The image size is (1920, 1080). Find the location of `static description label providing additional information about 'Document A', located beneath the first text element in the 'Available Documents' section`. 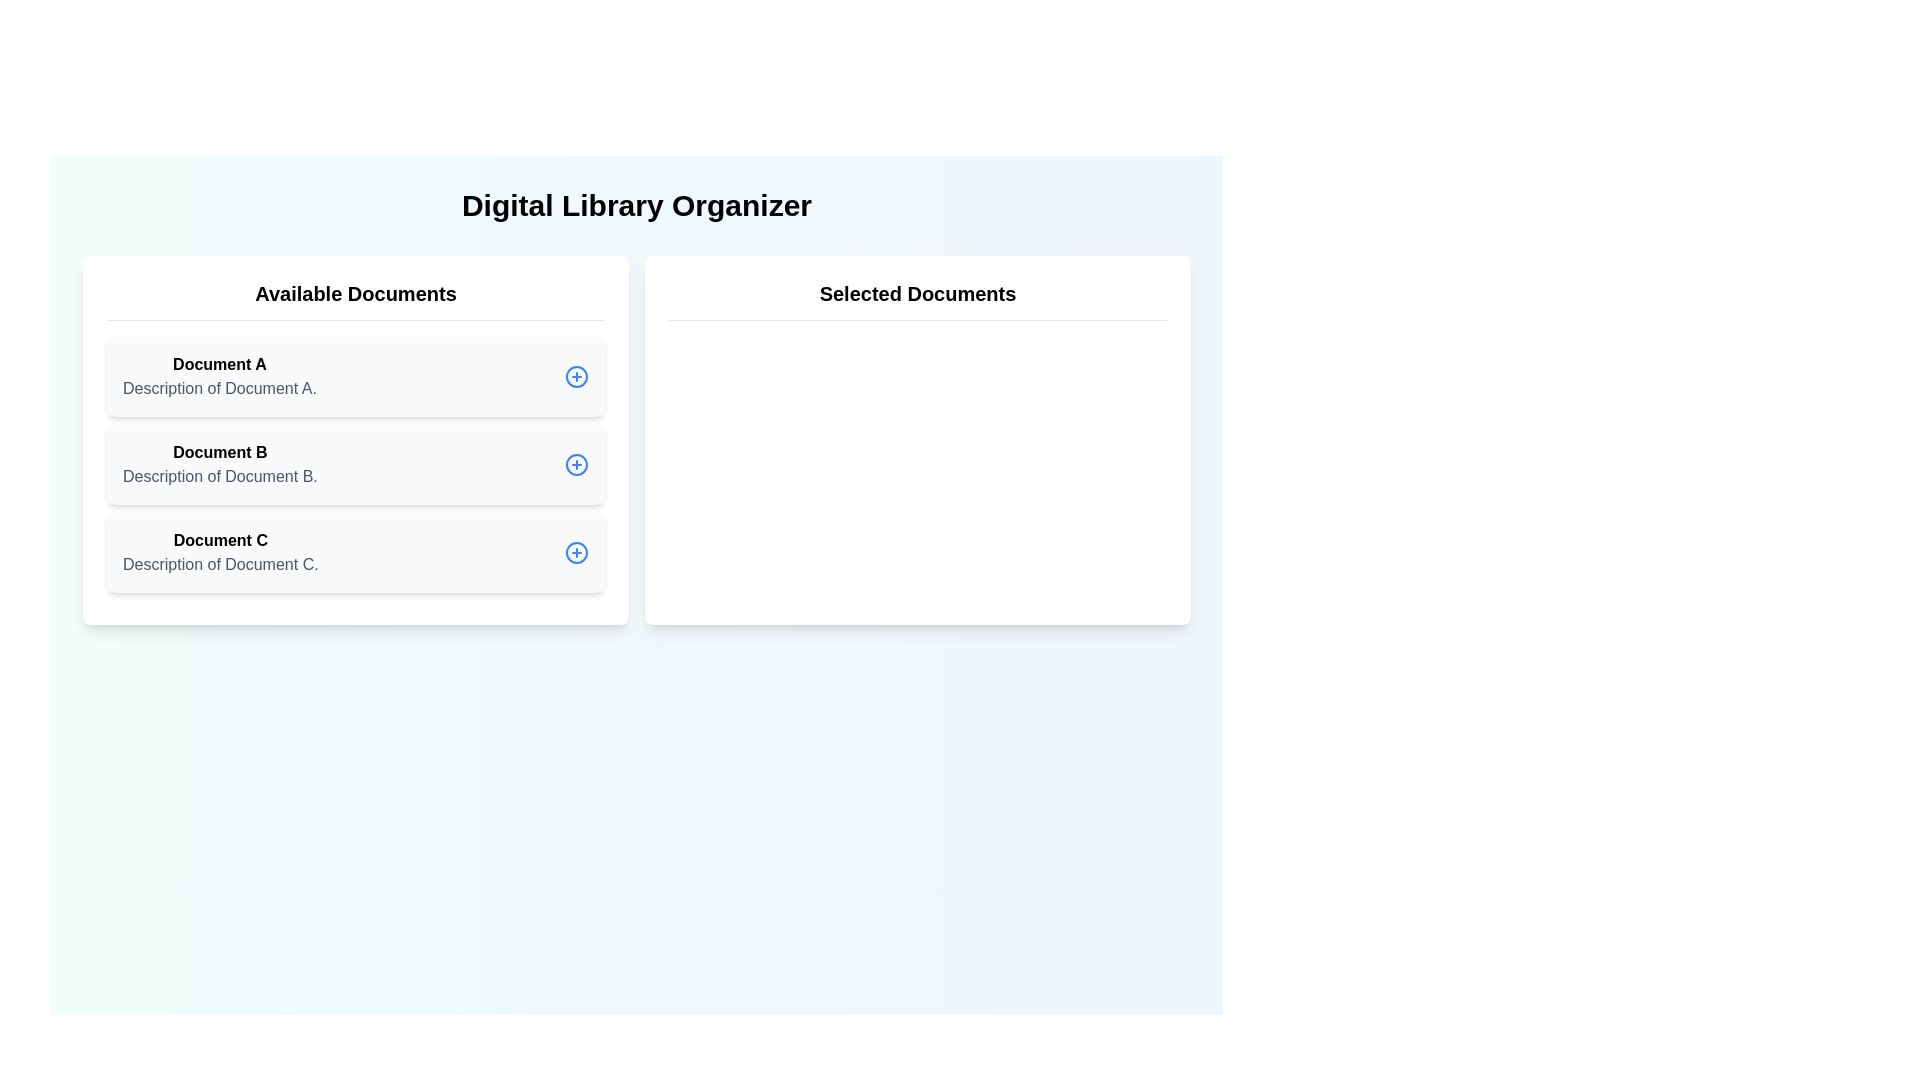

static description label providing additional information about 'Document A', located beneath the first text element in the 'Available Documents' section is located at coordinates (220, 389).